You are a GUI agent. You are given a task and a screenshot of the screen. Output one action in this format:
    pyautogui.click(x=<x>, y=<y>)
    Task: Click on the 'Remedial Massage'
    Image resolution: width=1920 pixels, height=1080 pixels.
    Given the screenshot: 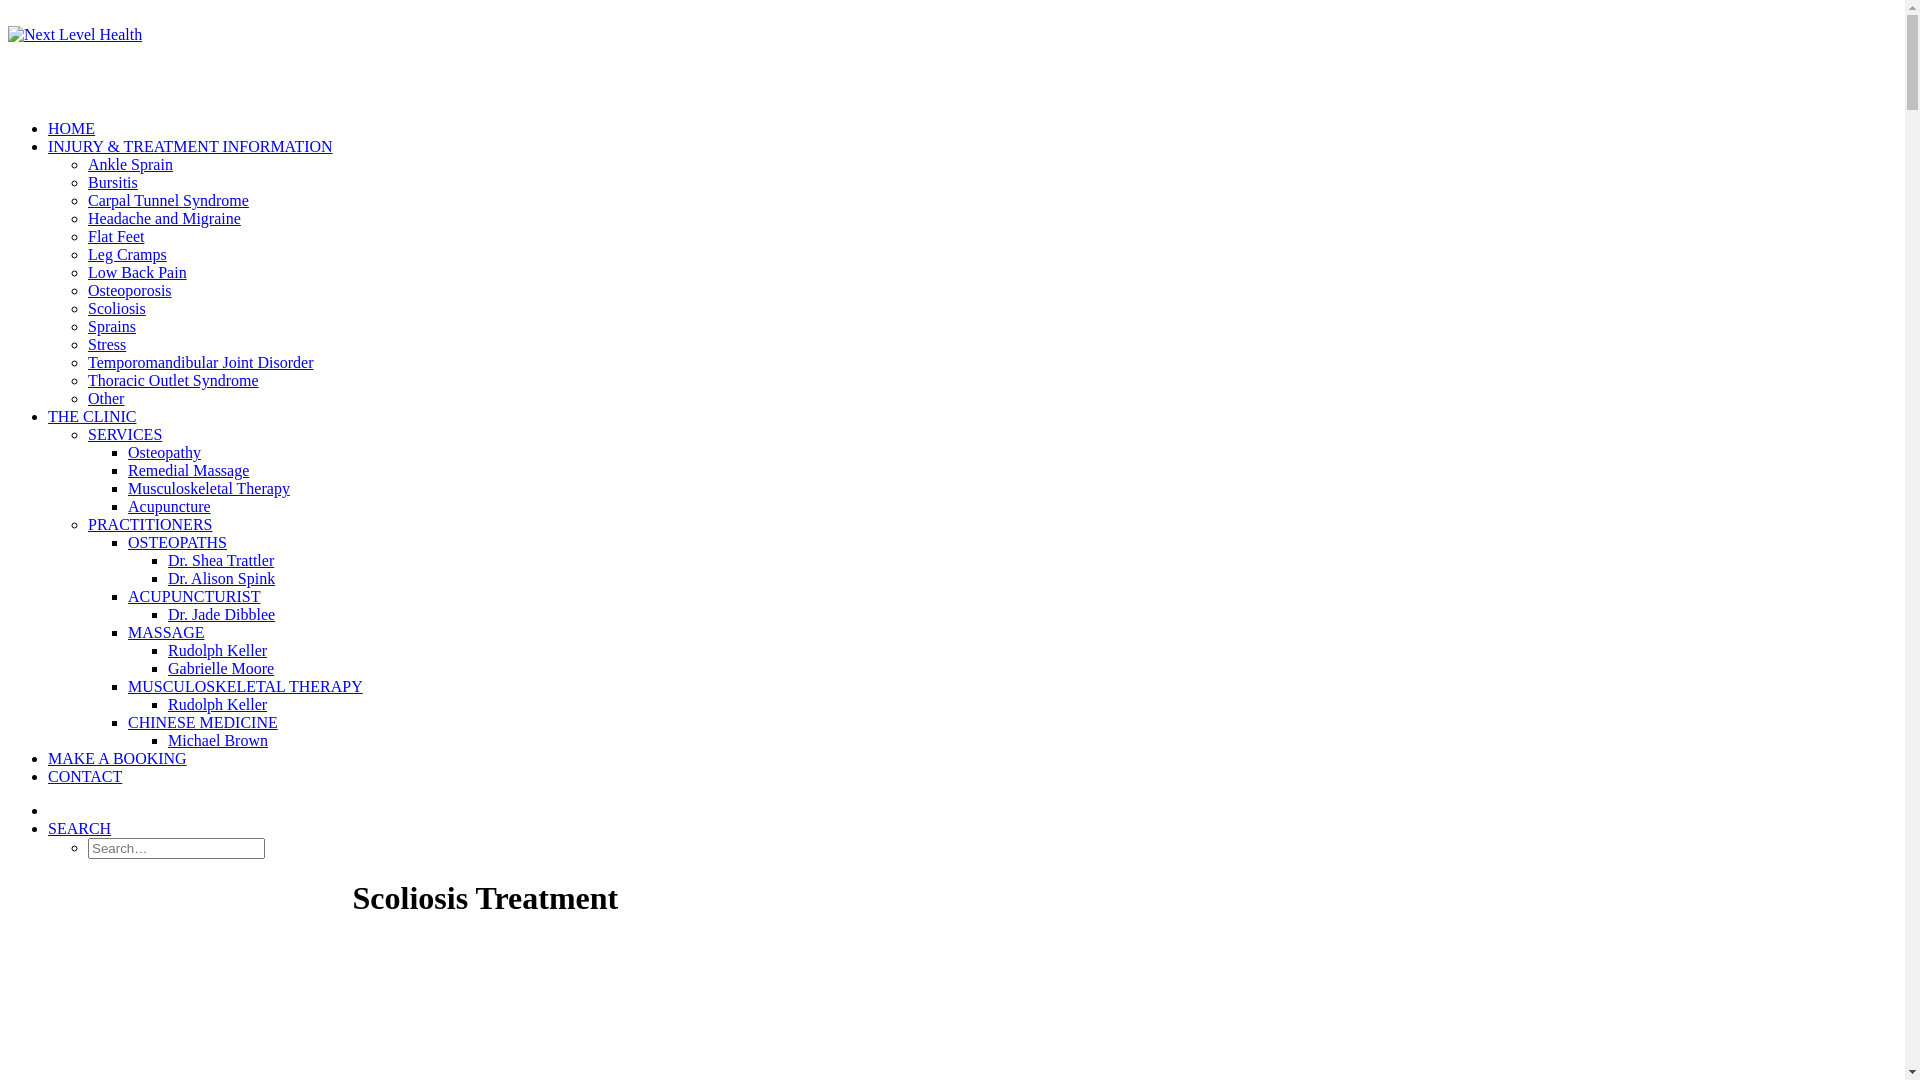 What is the action you would take?
    pyautogui.click(x=188, y=470)
    